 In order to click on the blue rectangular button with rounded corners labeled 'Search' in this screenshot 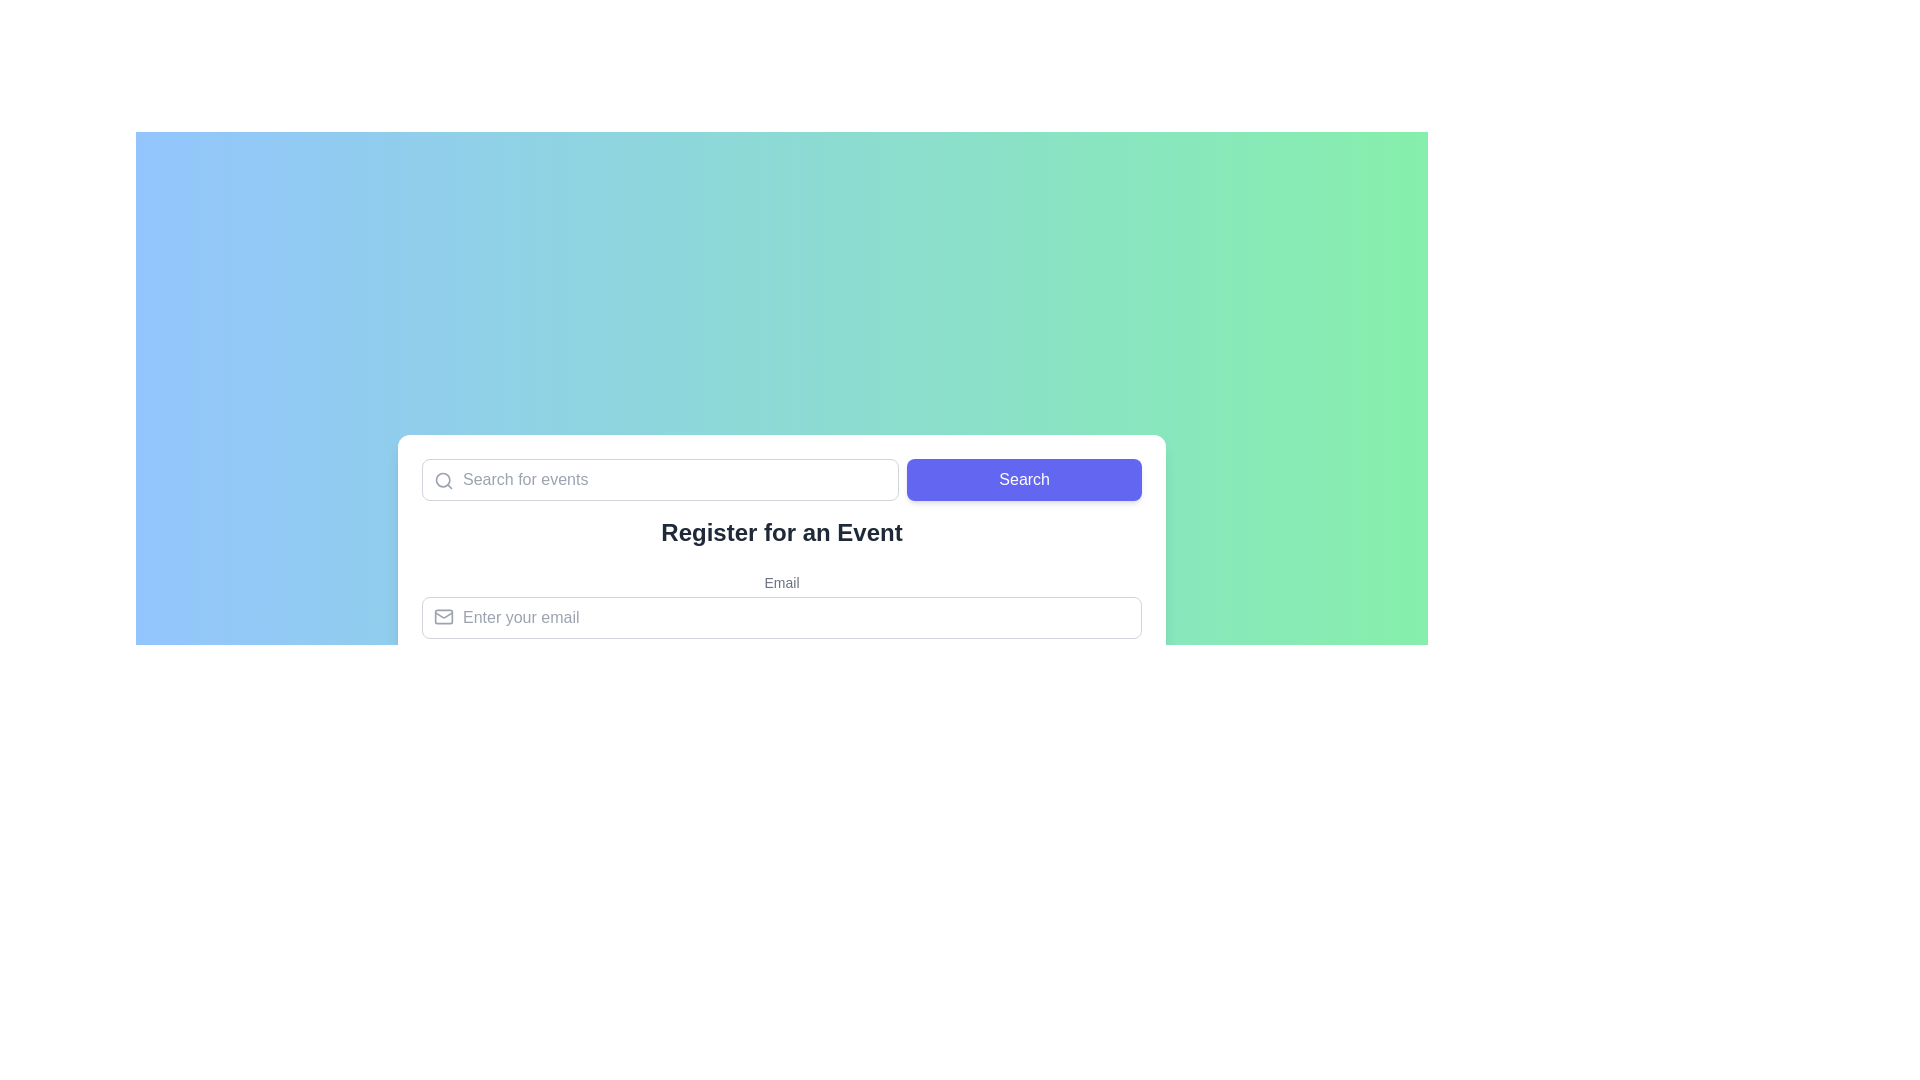, I will do `click(1024, 479)`.